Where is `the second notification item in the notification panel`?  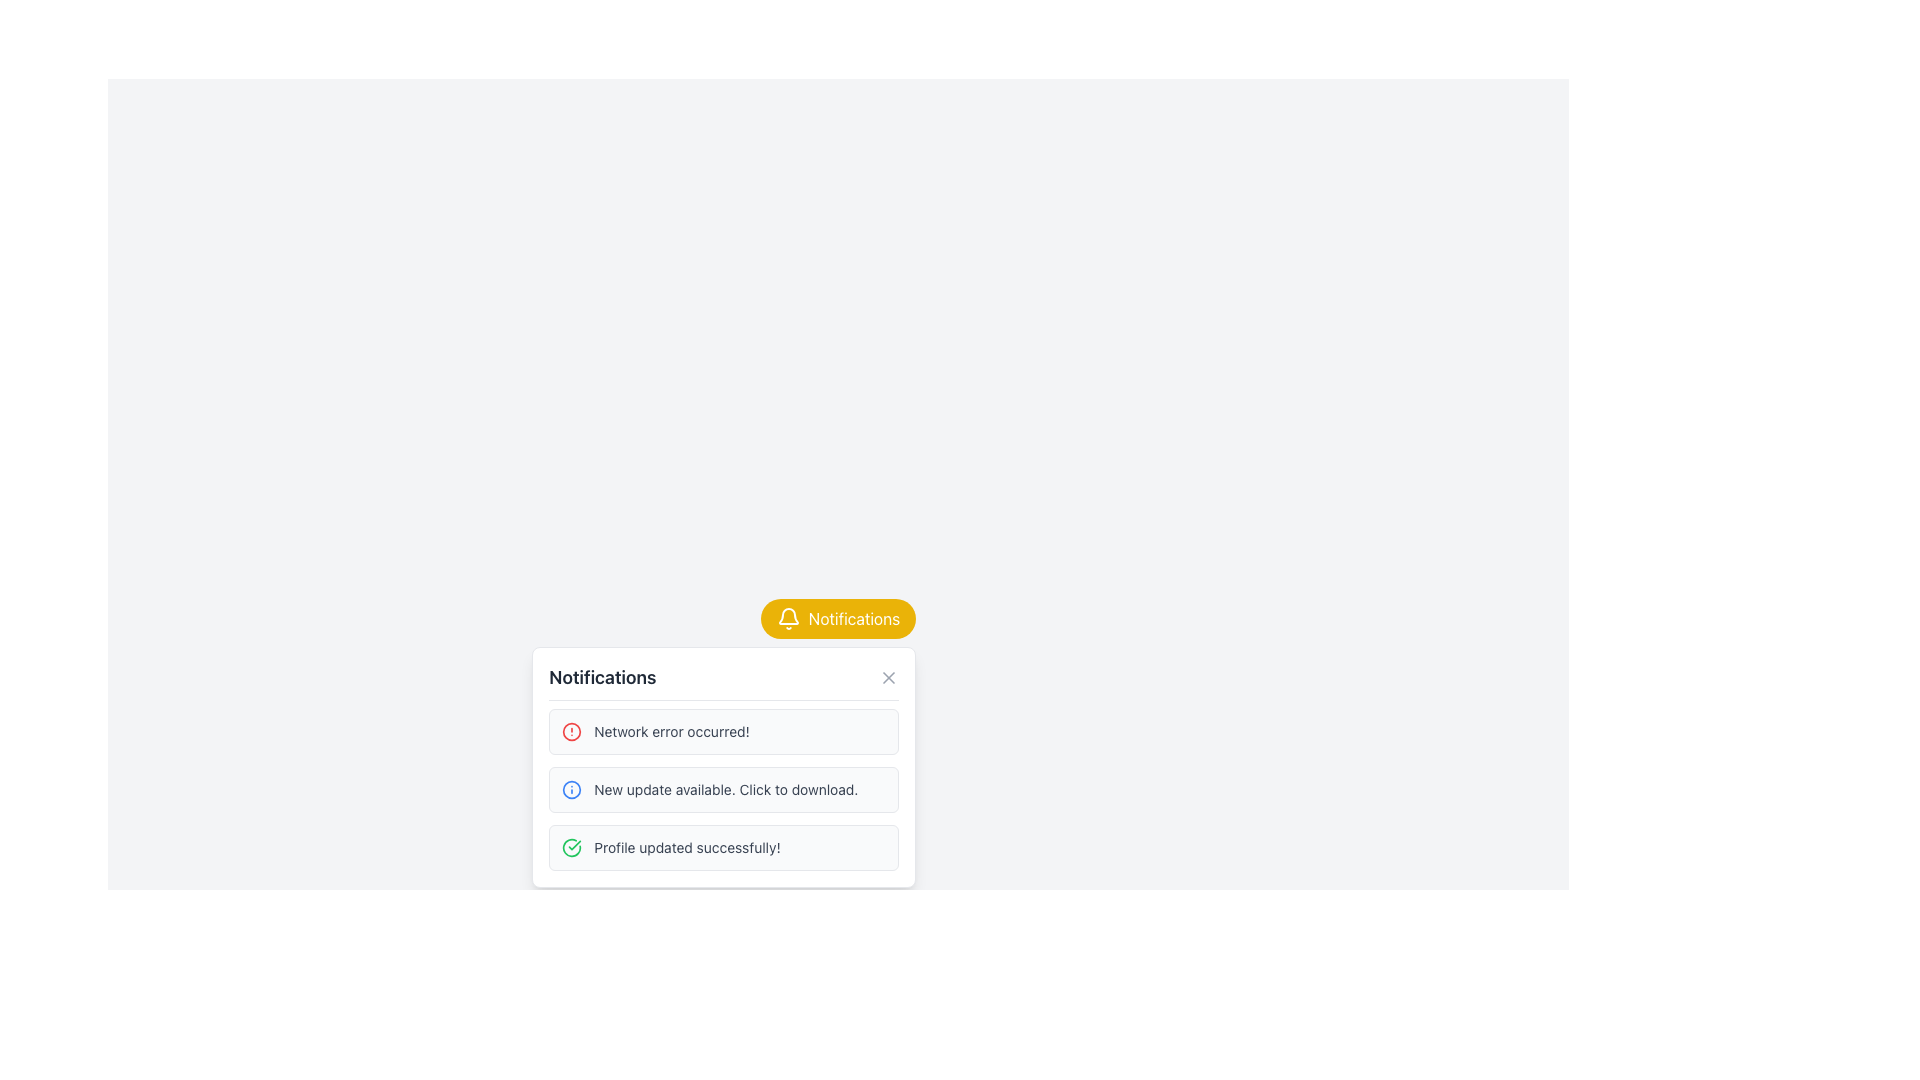
the second notification item in the notification panel is located at coordinates (723, 789).